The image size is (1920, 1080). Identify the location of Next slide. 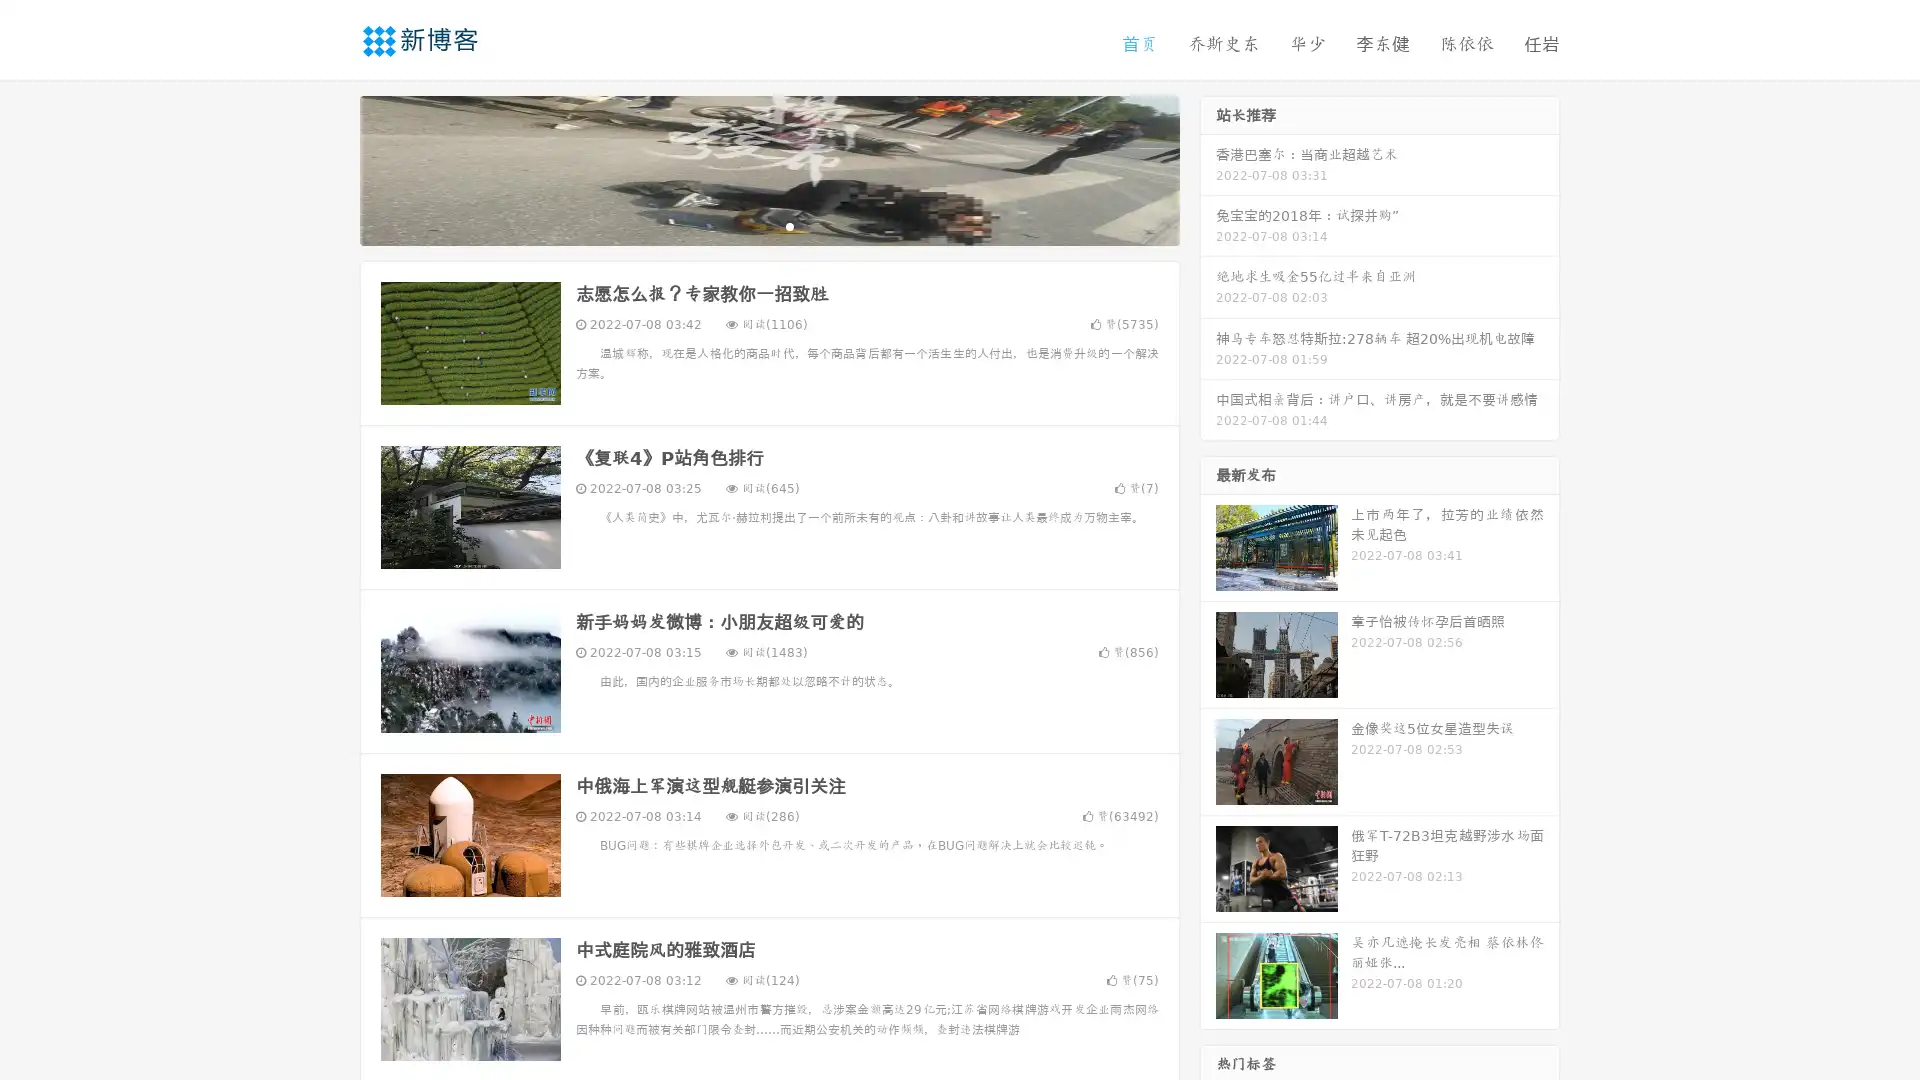
(1208, 168).